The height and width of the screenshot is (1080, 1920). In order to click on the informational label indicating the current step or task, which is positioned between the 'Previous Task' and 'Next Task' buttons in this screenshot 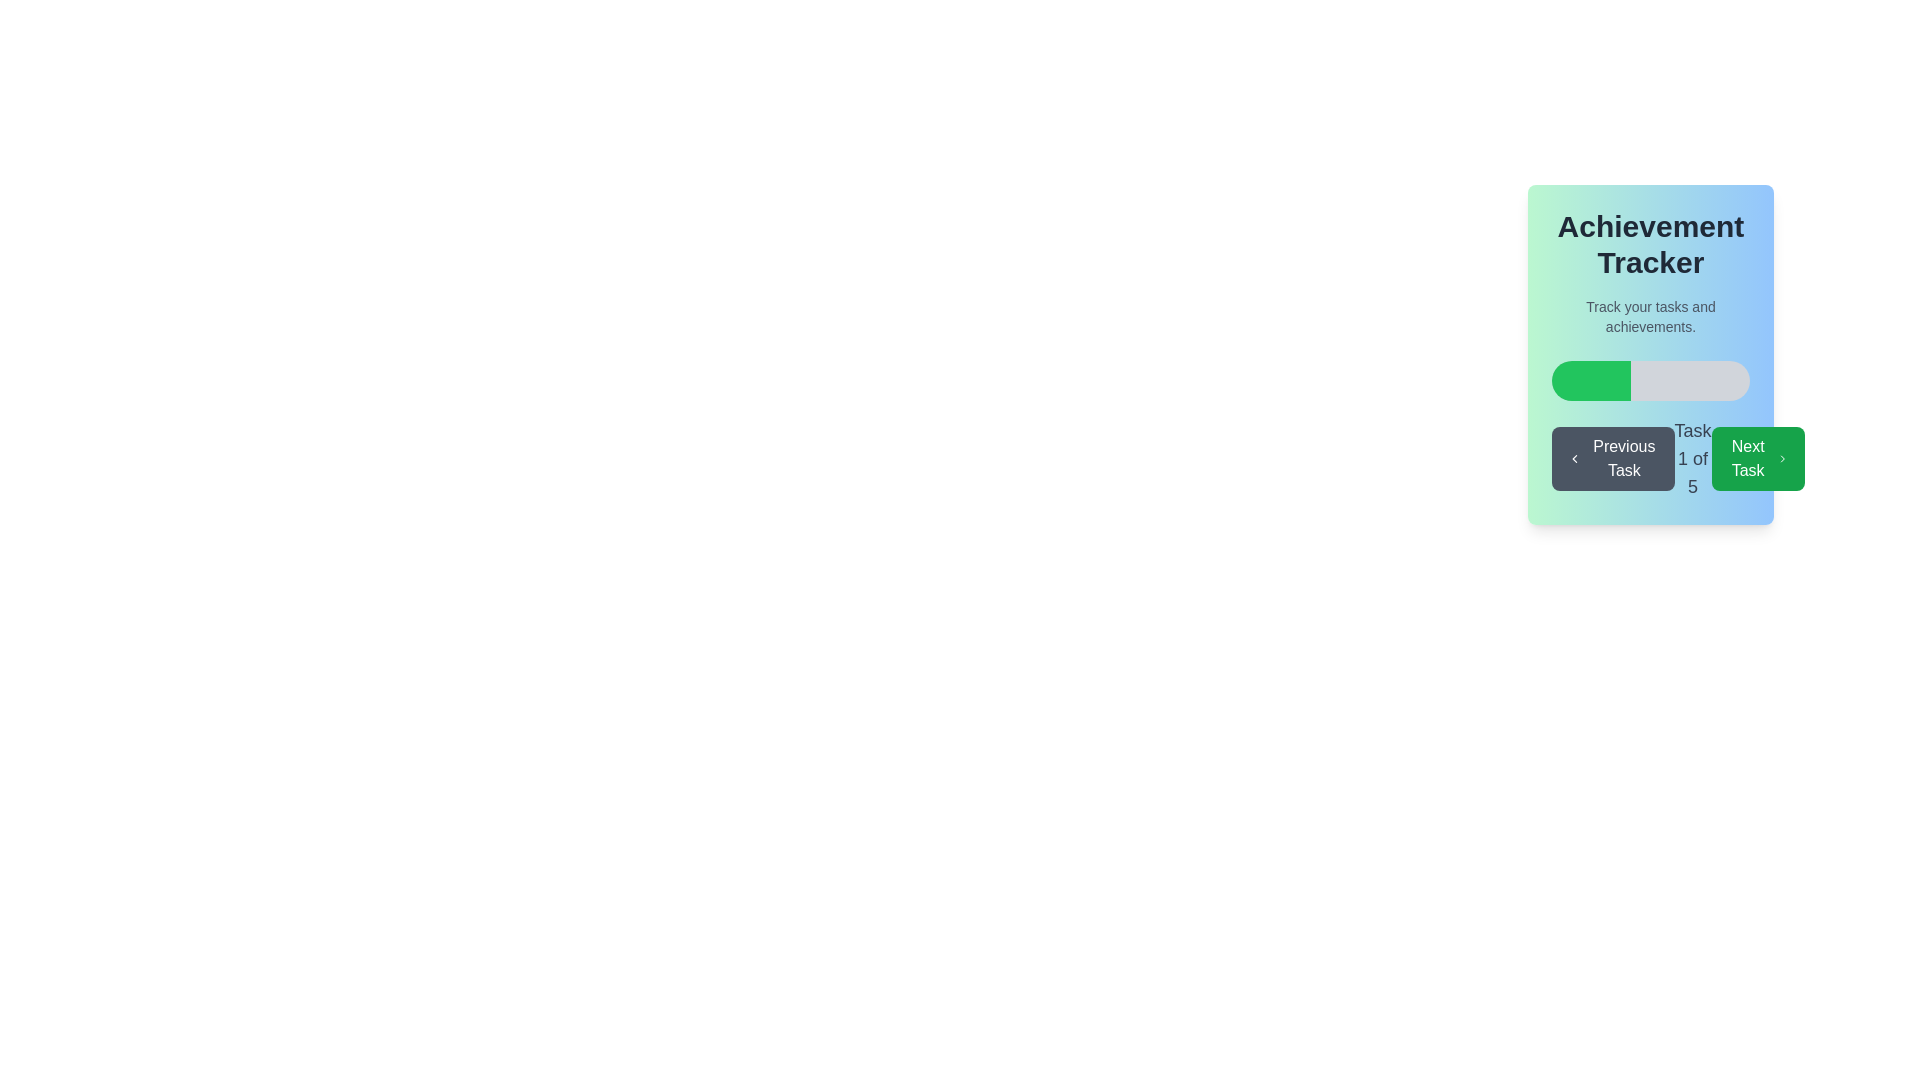, I will do `click(1692, 459)`.